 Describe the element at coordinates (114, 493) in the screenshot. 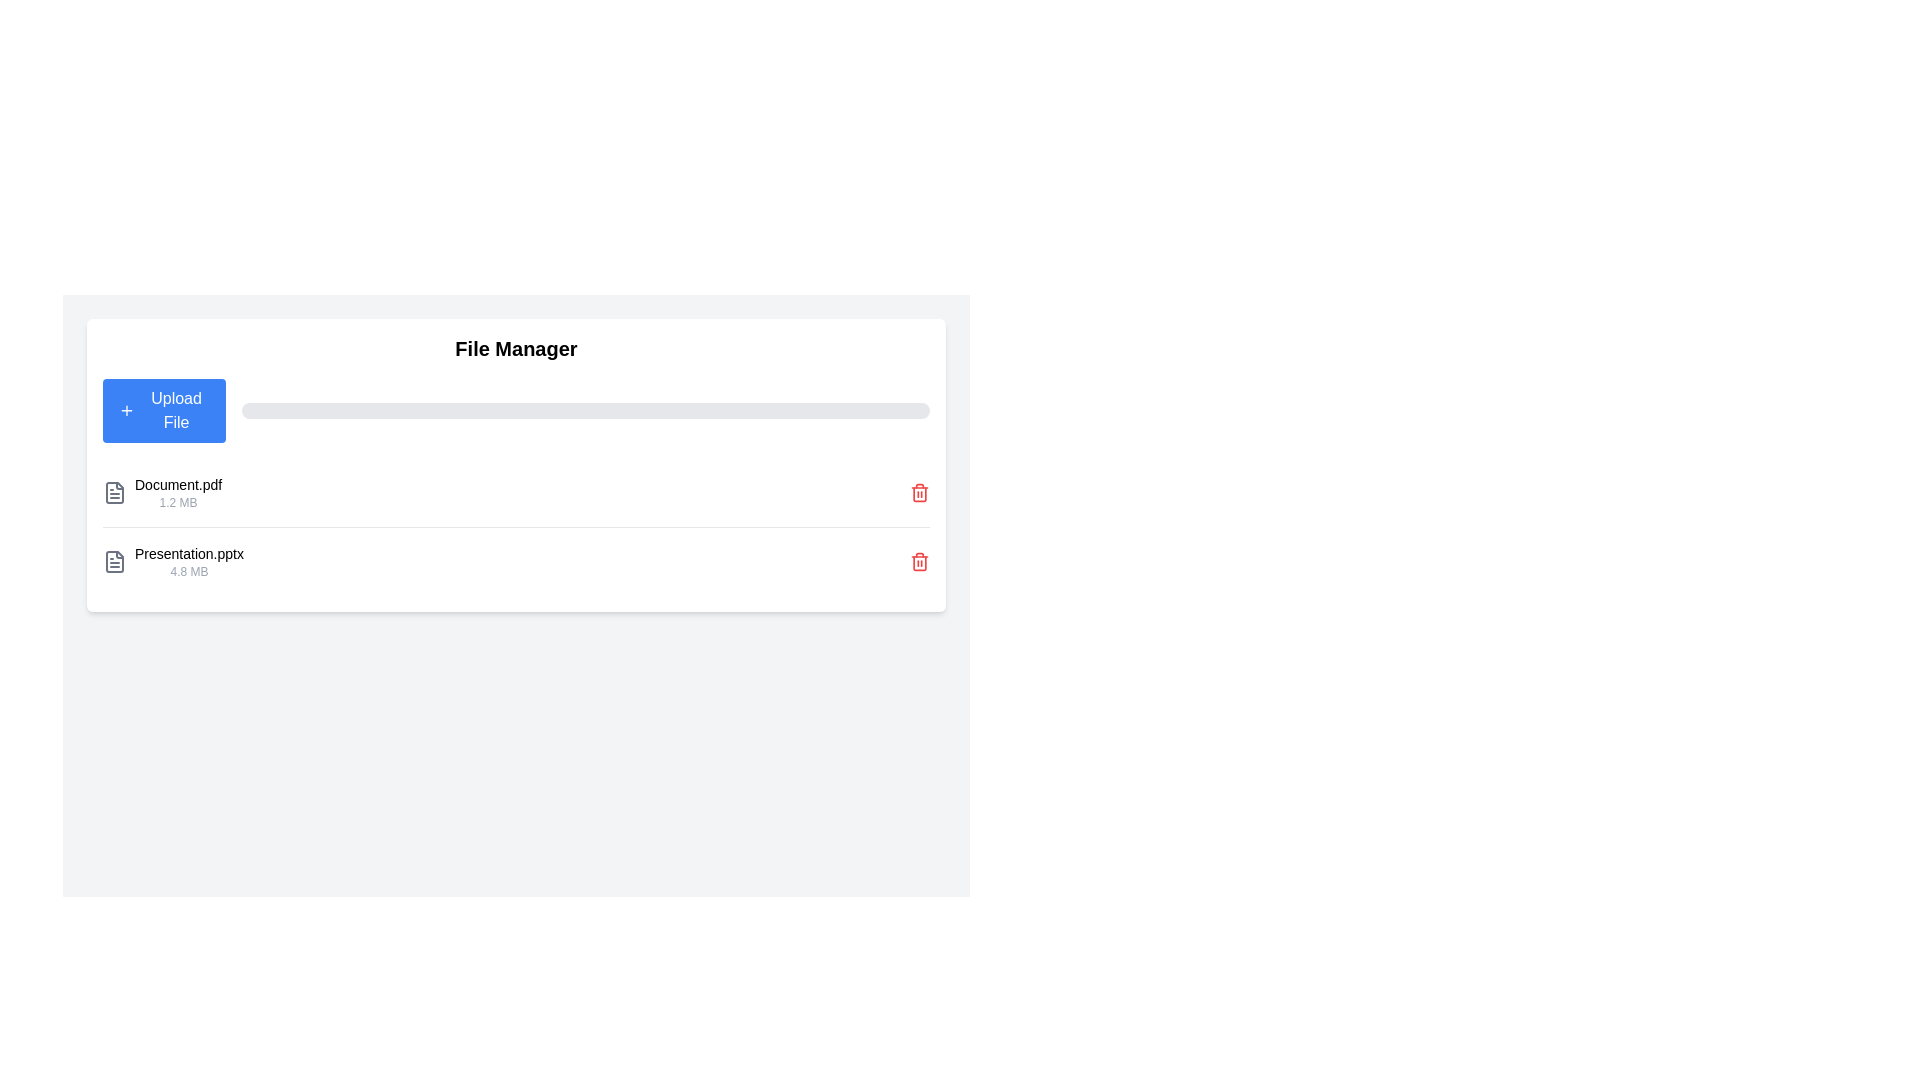

I see `the small document icon styled in light gray, located to the left of 'Document.pdf 1.2 MB' in the file manager section` at that location.